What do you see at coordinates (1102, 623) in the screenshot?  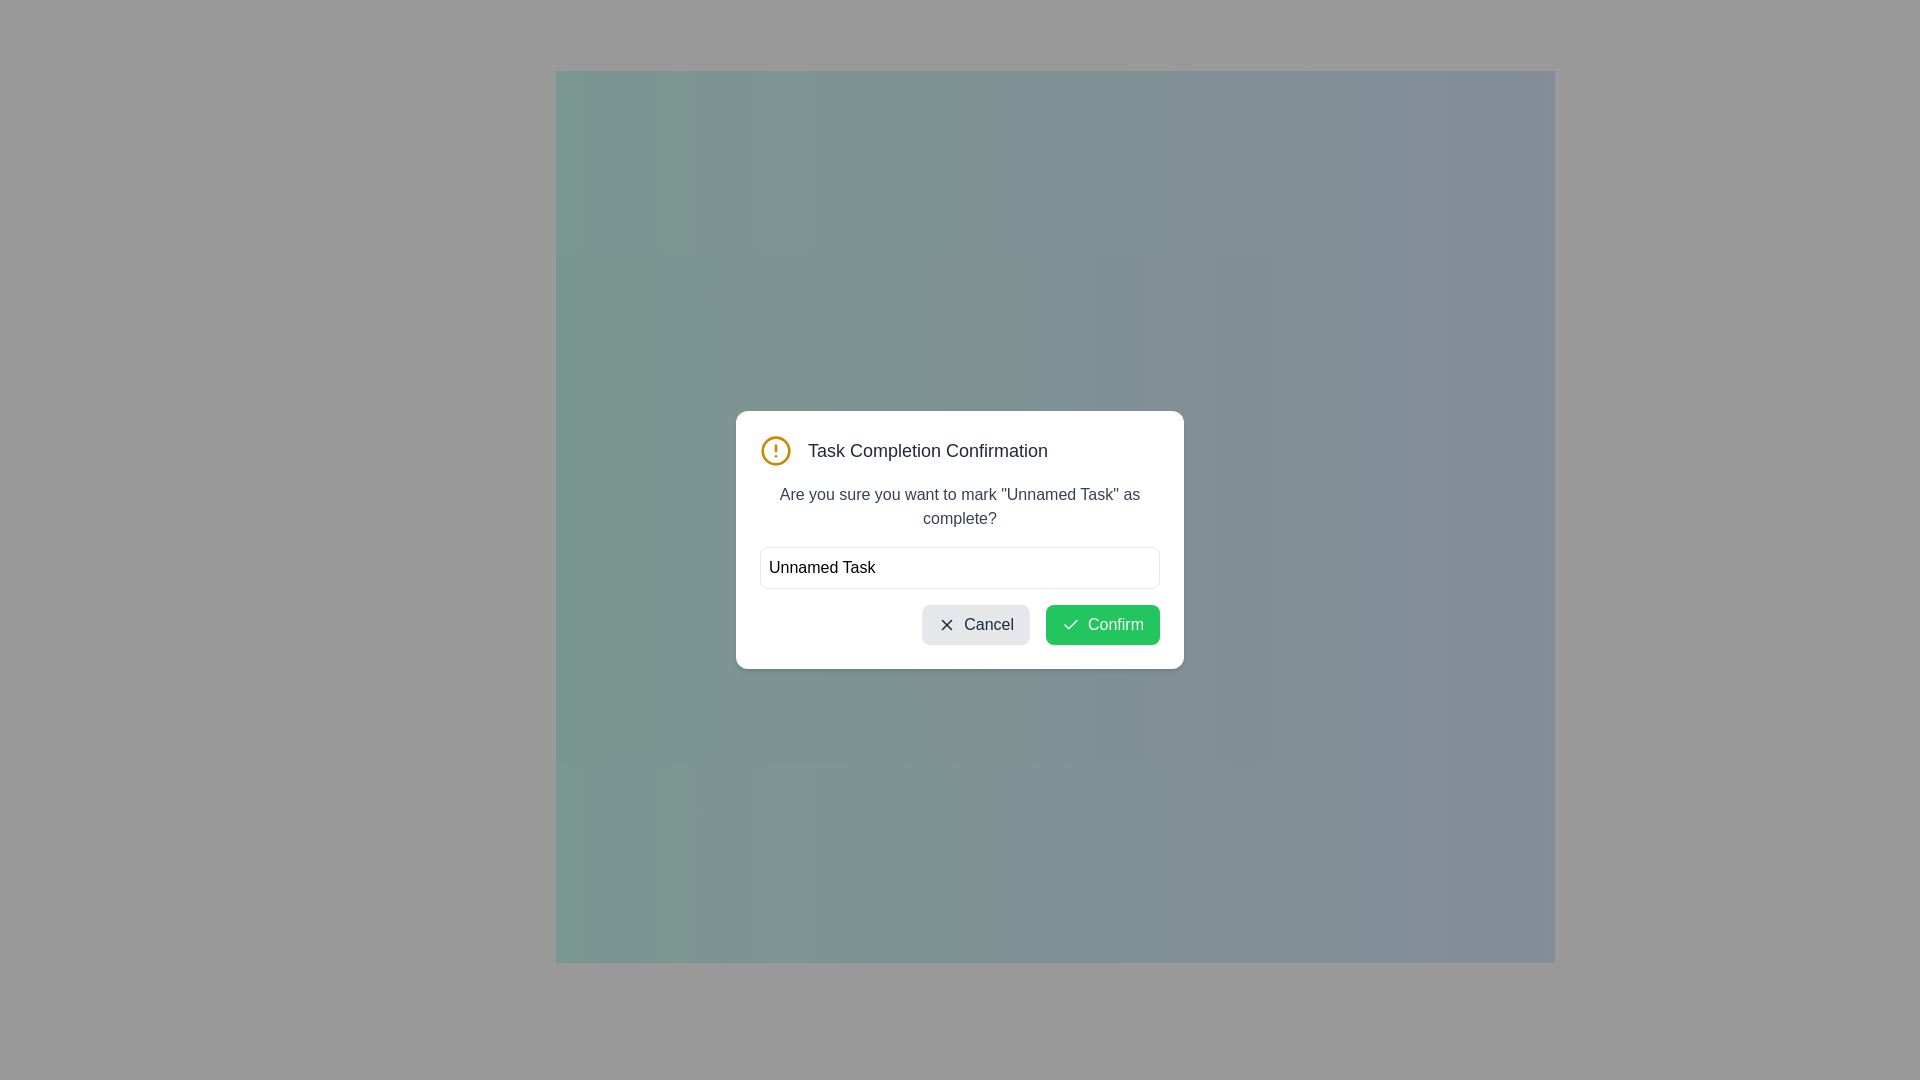 I see `the confirmation button located at the bottom-right of the dialog box` at bounding box center [1102, 623].